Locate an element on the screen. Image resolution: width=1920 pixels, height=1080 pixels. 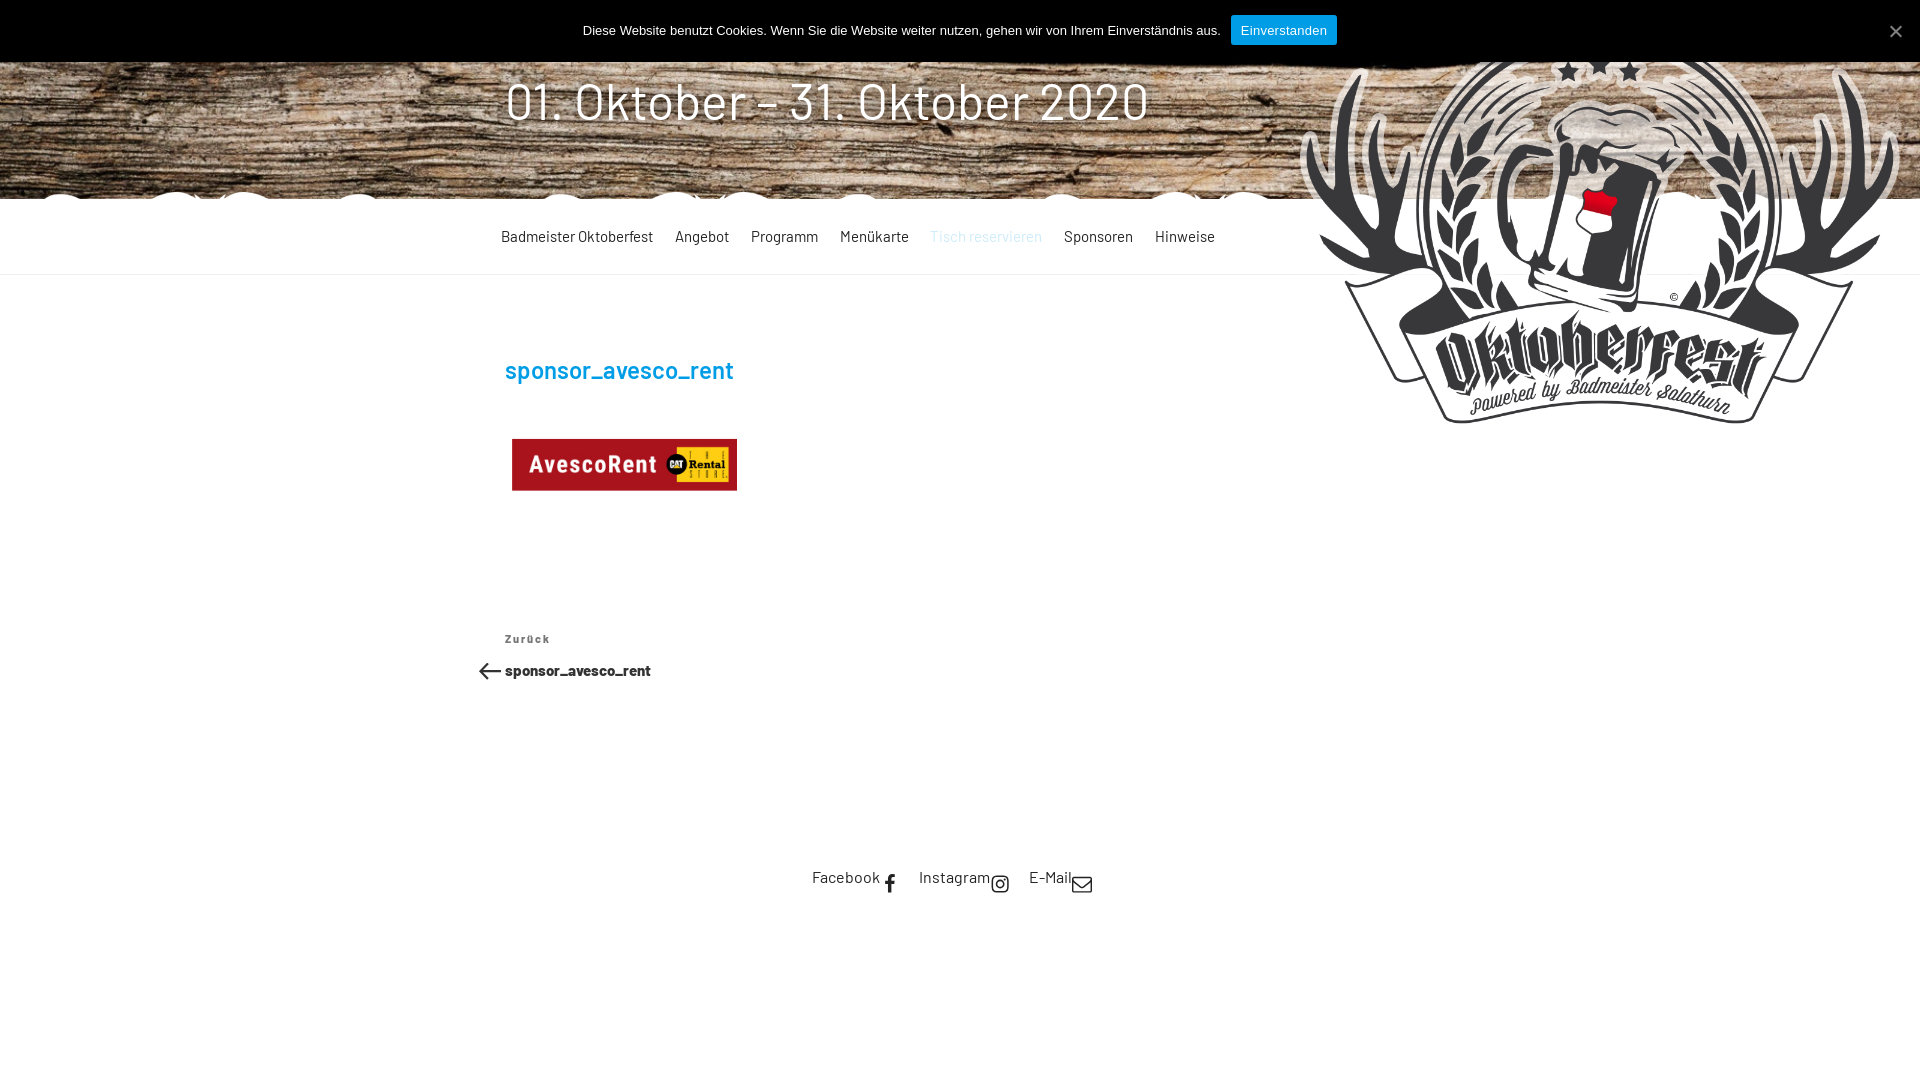
'E-Mail' is located at coordinates (1059, 875).